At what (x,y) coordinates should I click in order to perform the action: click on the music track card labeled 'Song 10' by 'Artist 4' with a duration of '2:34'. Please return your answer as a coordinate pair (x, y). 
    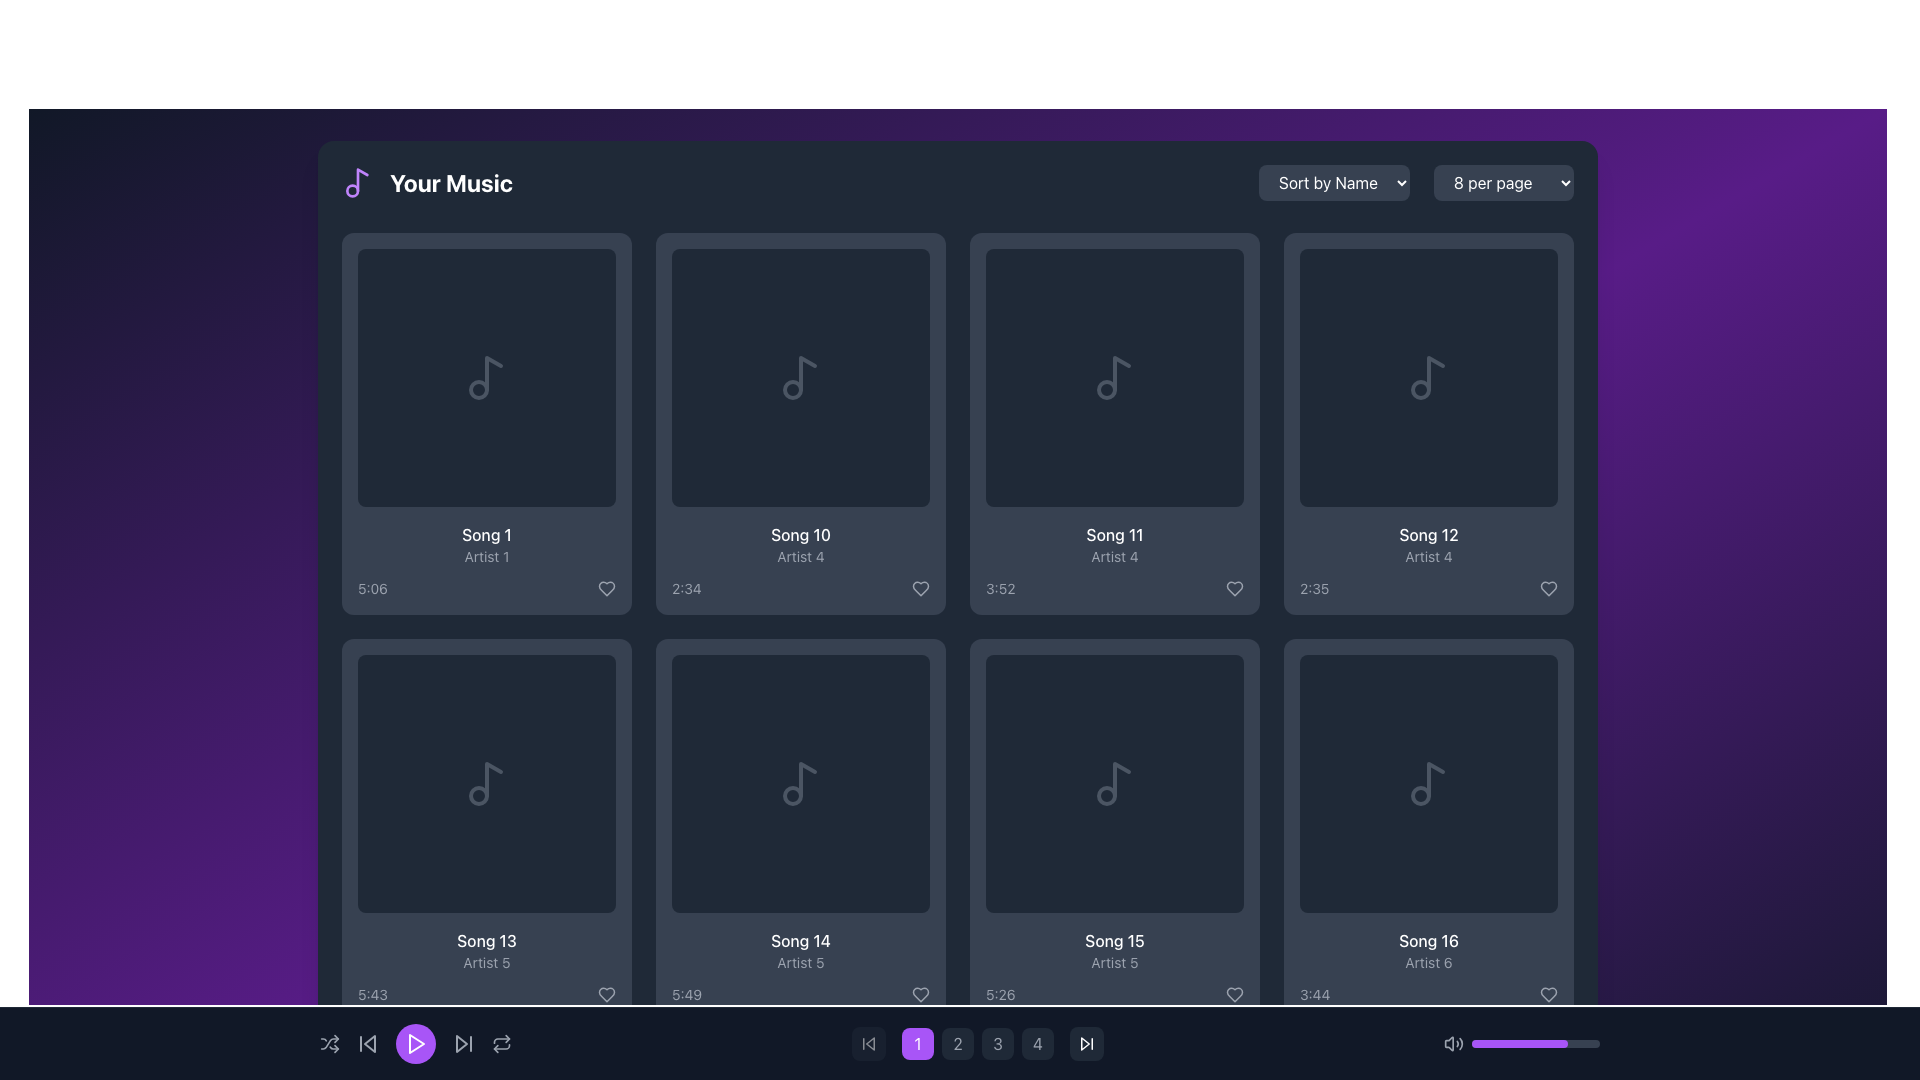
    Looking at the image, I should click on (801, 423).